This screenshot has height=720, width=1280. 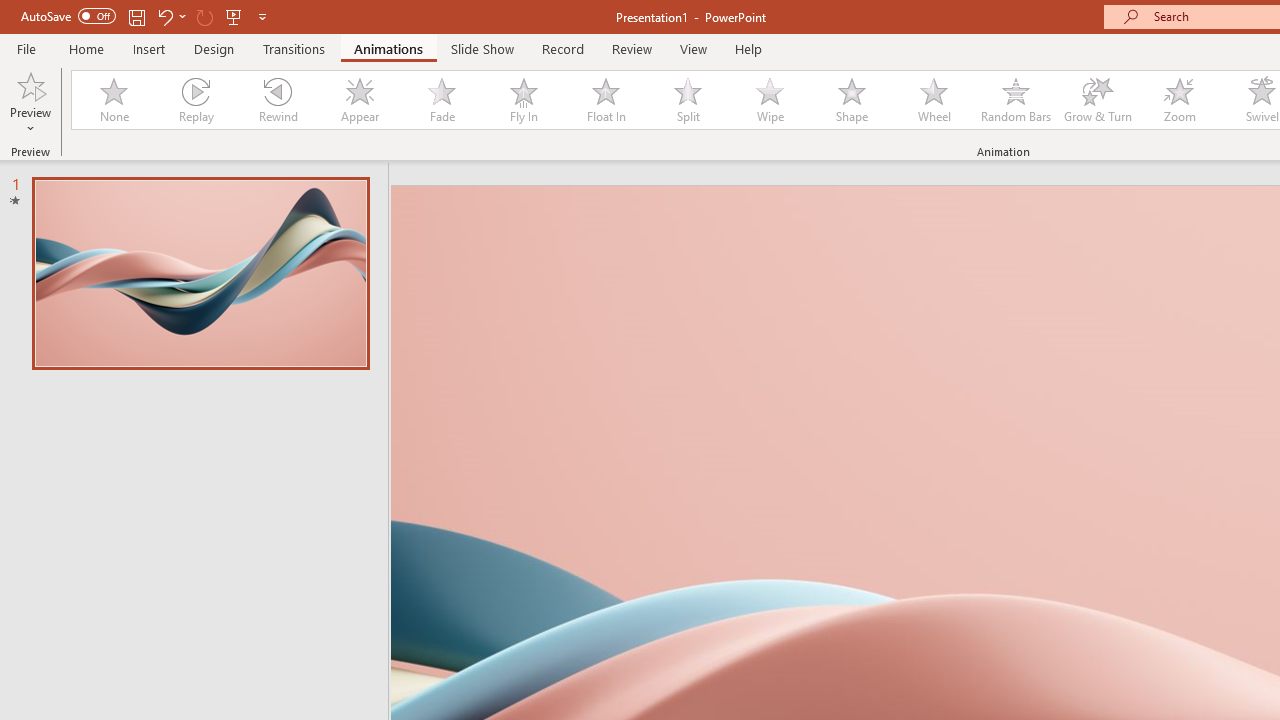 What do you see at coordinates (1097, 100) in the screenshot?
I see `'Grow & Turn'` at bounding box center [1097, 100].